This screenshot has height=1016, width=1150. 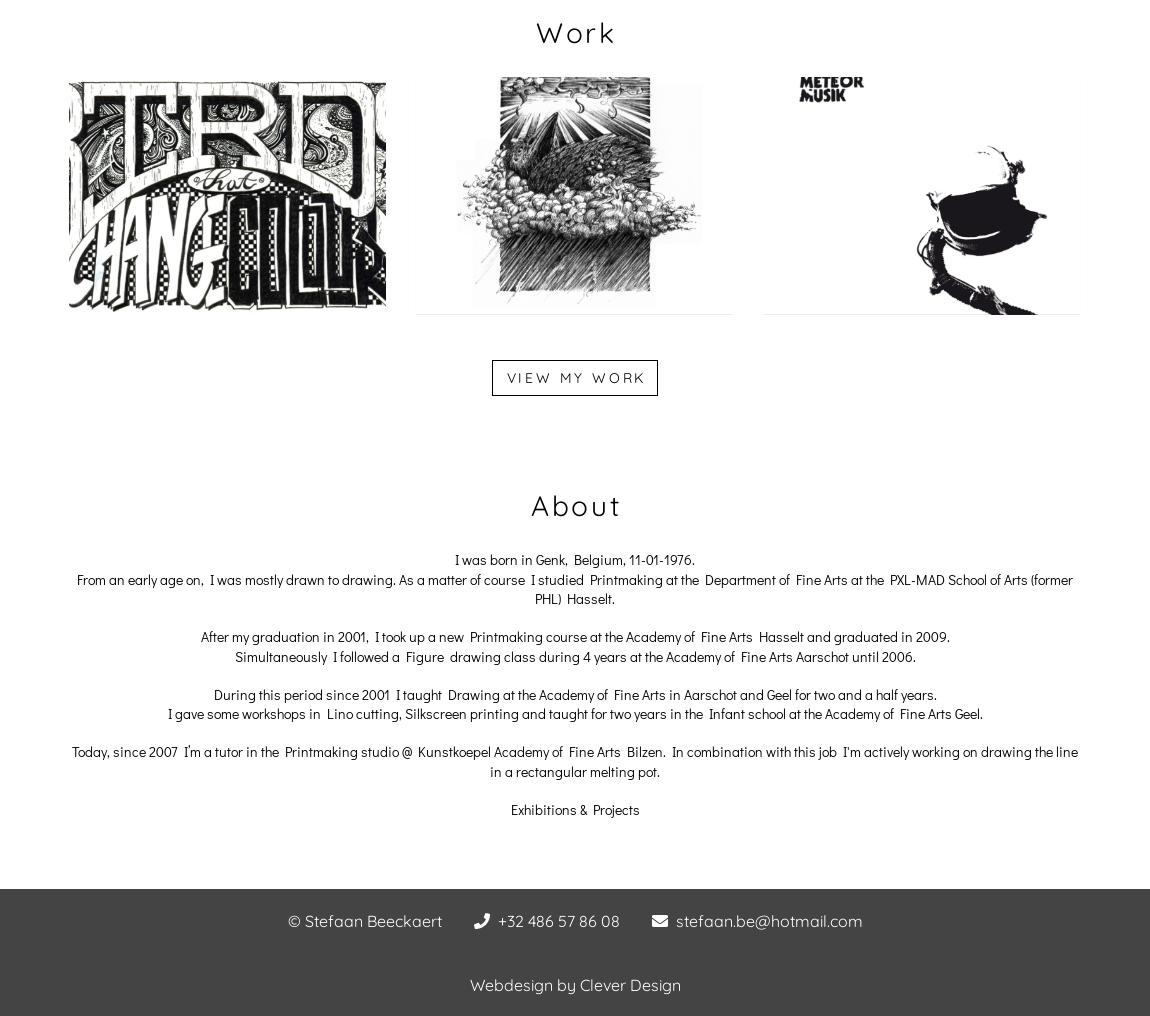 What do you see at coordinates (574, 692) in the screenshot?
I see `'During this period since 2001 I taught Drawing at the Academy of Fine Arts in Aarschot and Geel for two and a half years.'` at bounding box center [574, 692].